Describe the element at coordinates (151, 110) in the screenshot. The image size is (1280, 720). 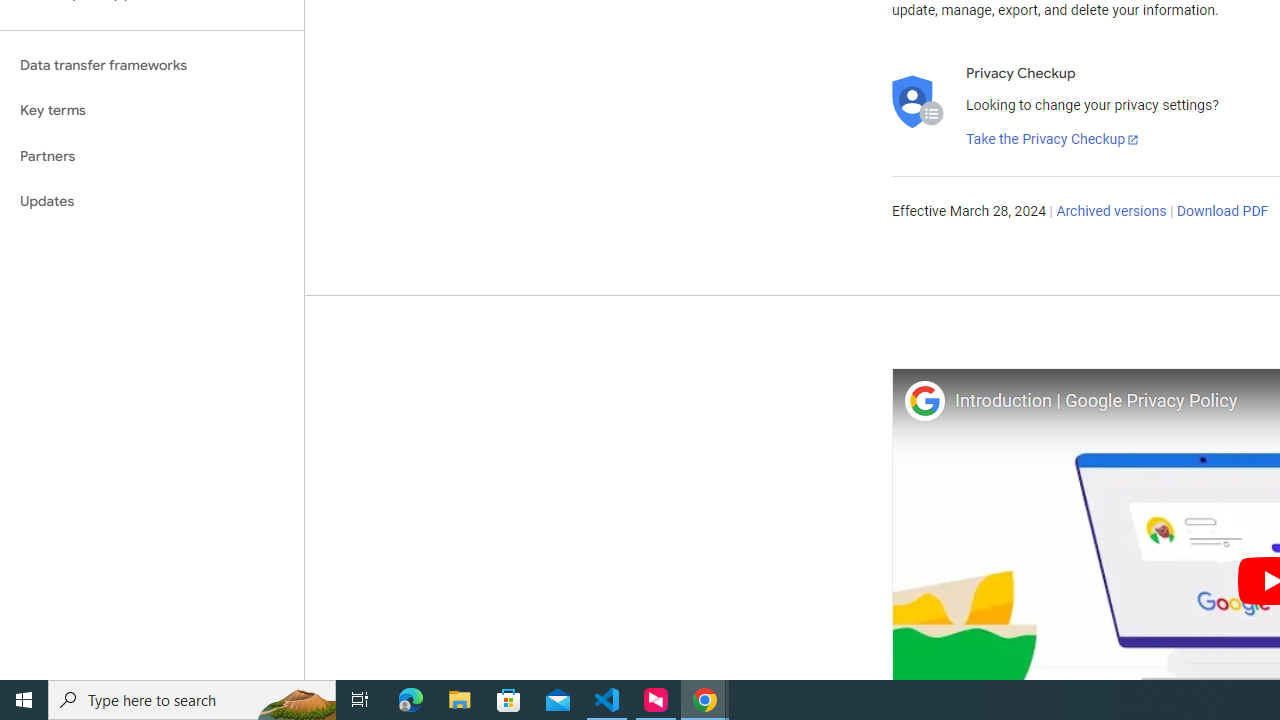
I see `'Key terms'` at that location.